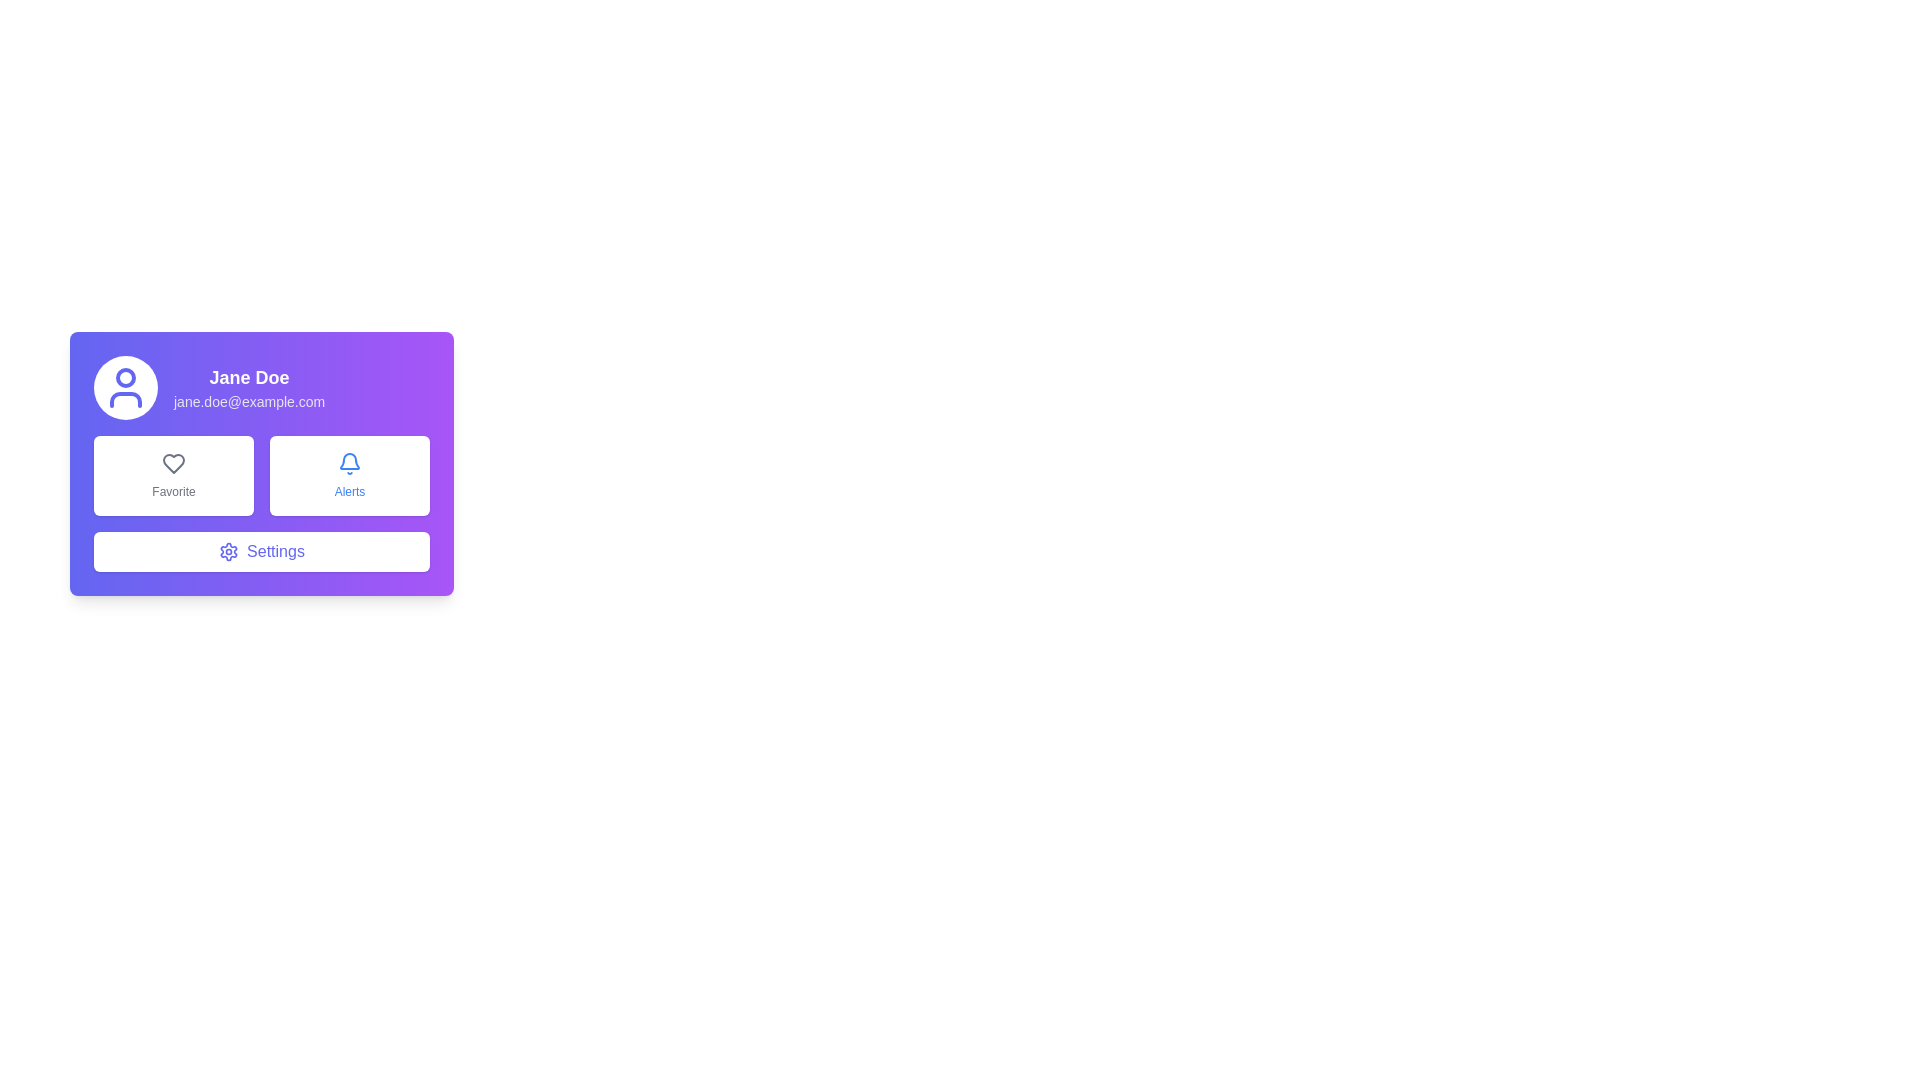 Image resolution: width=1920 pixels, height=1080 pixels. What do you see at coordinates (248, 378) in the screenshot?
I see `text label displaying the user's name, located in the upper-left section of the purple card, directly above the email text 'jane.doe@example.com'` at bounding box center [248, 378].